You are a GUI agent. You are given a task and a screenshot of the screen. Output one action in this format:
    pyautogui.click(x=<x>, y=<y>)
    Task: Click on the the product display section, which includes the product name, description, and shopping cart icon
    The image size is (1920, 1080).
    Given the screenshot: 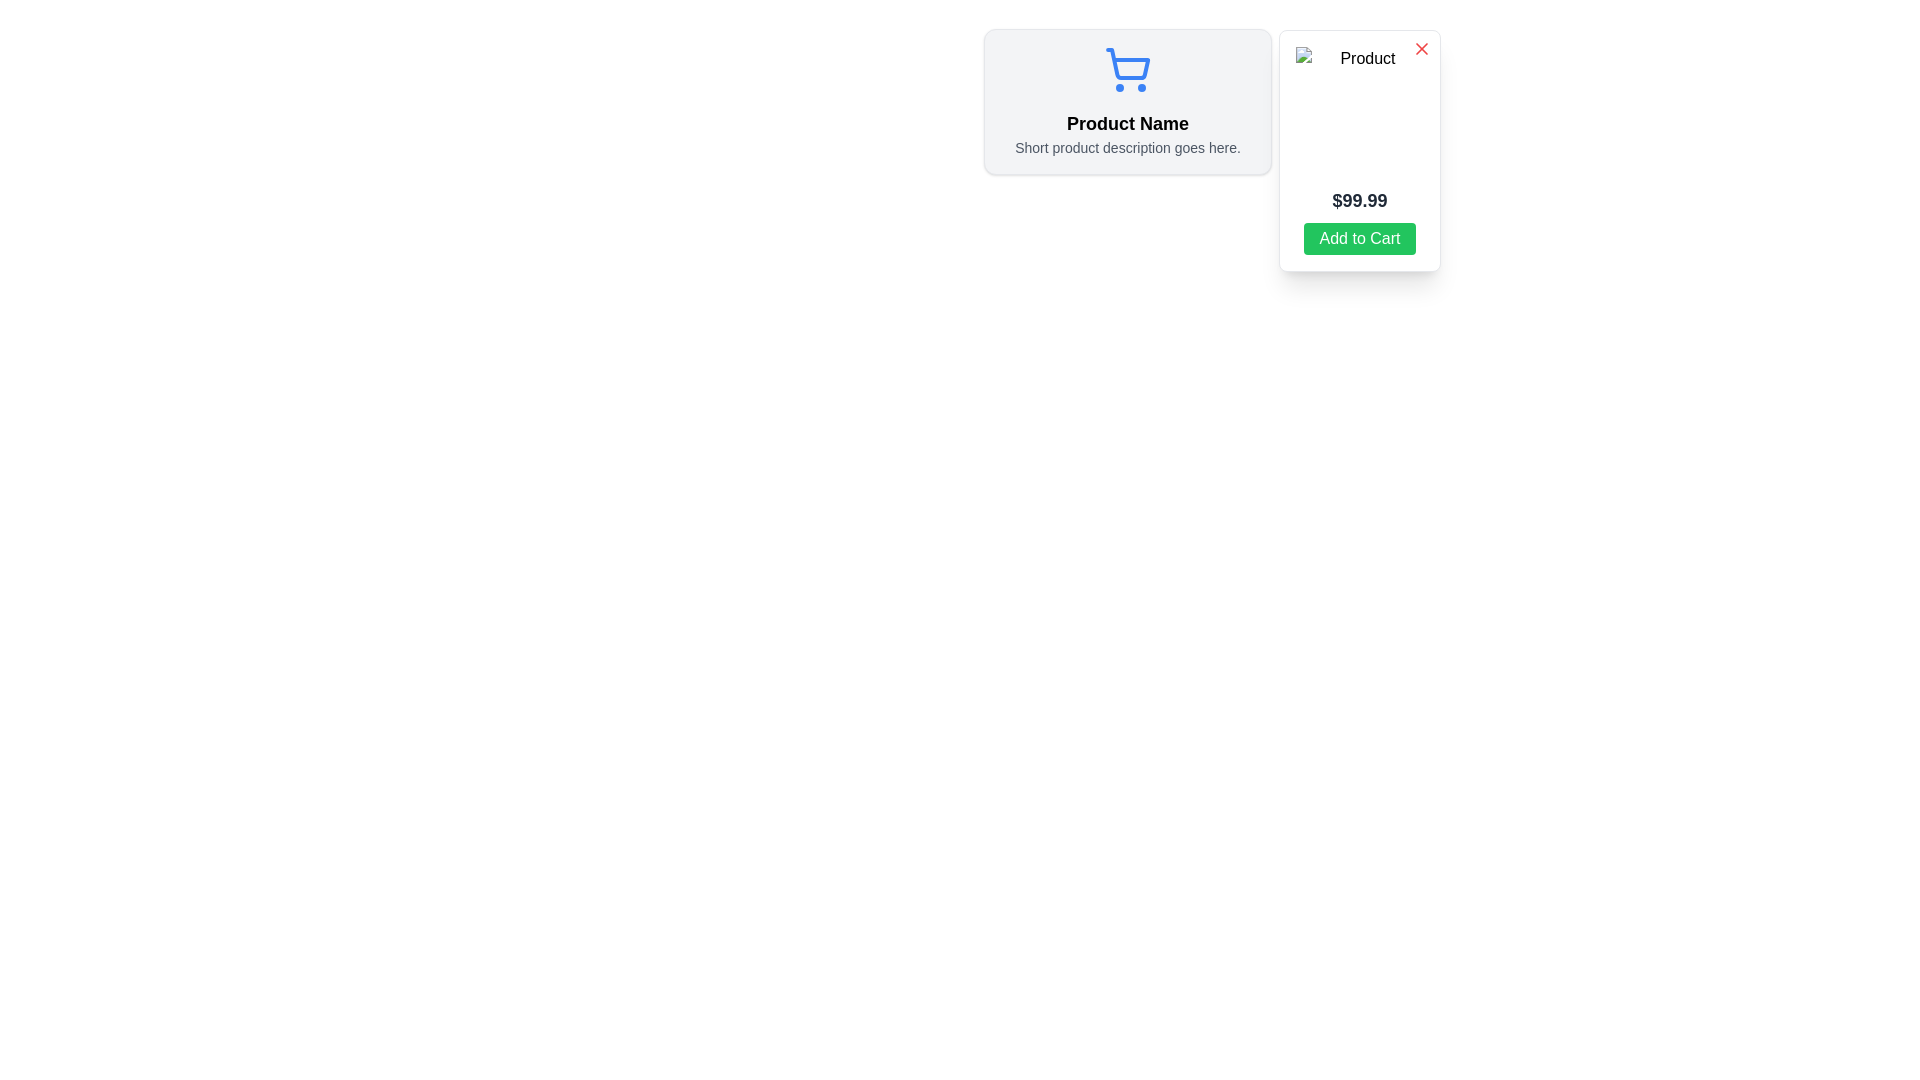 What is the action you would take?
    pyautogui.click(x=1128, y=101)
    